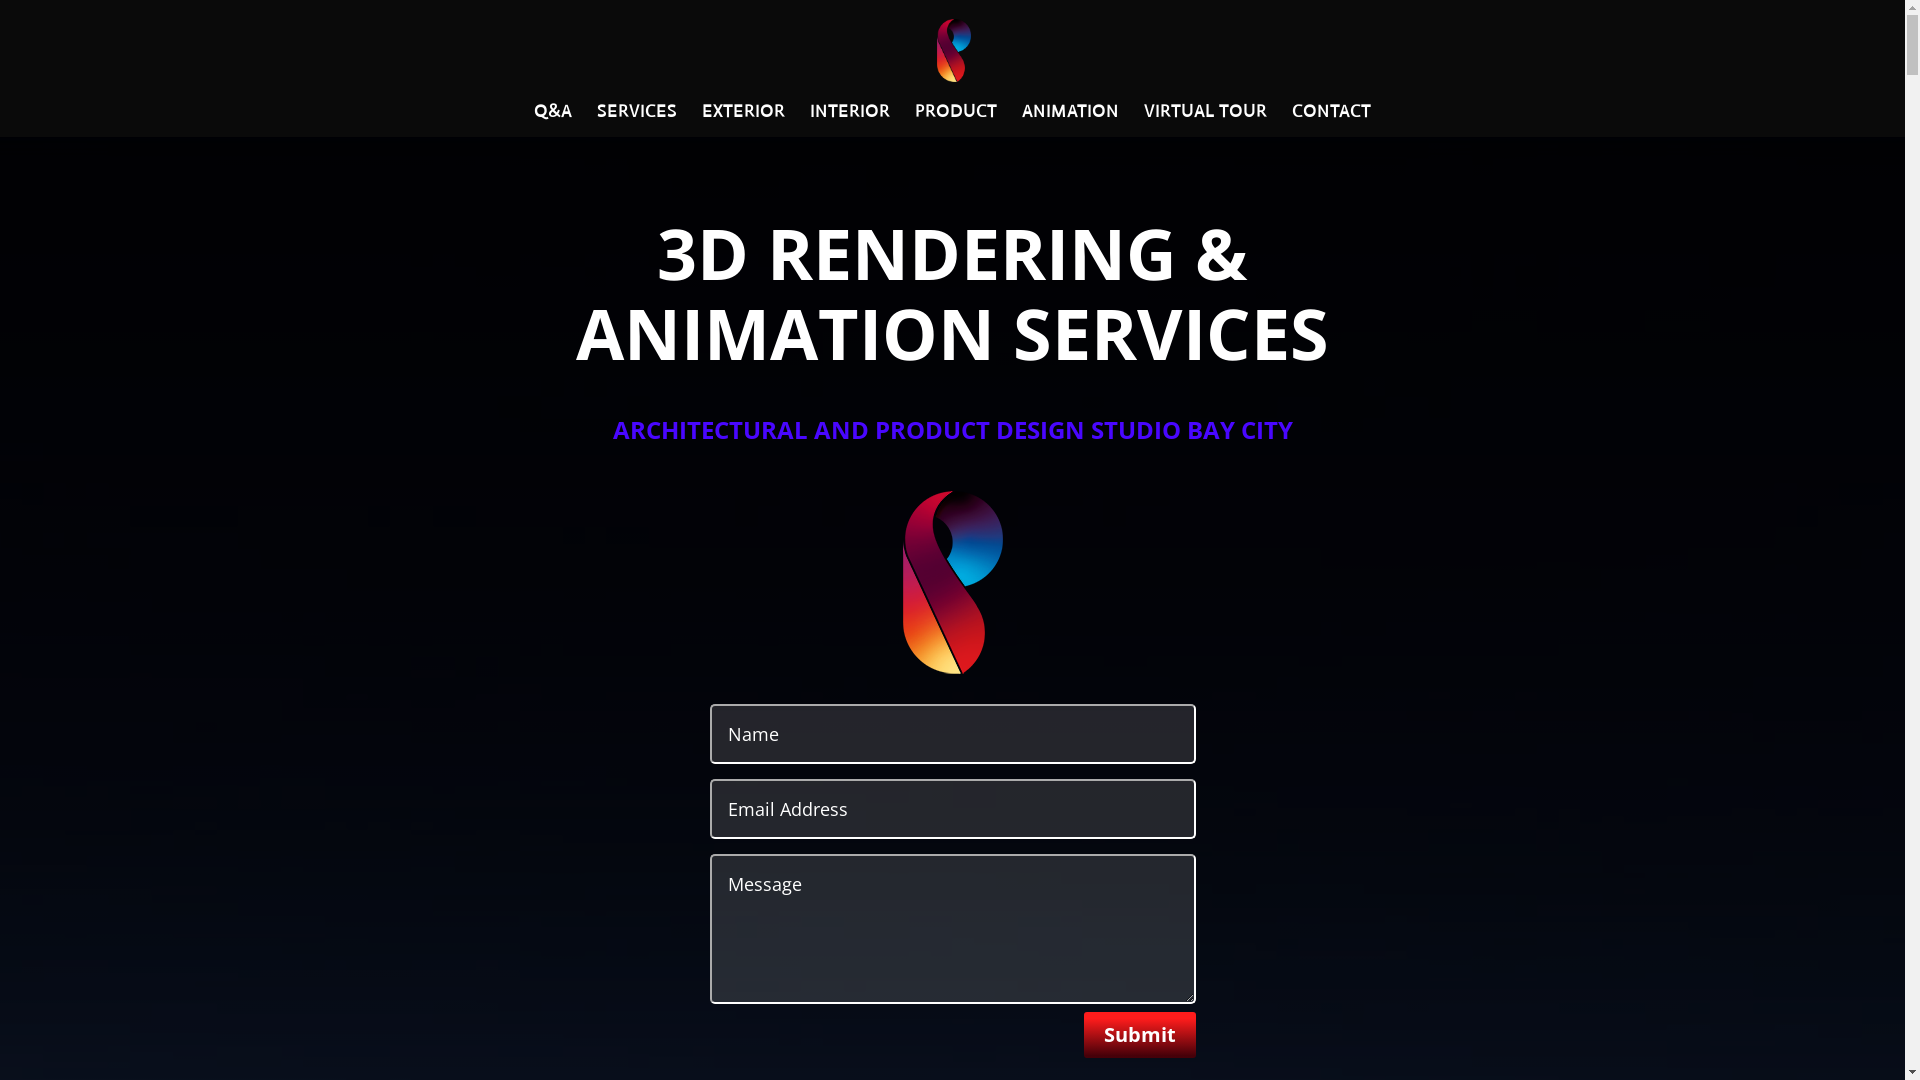 Image resolution: width=1920 pixels, height=1080 pixels. What do you see at coordinates (1069, 120) in the screenshot?
I see `'ANIMATION'` at bounding box center [1069, 120].